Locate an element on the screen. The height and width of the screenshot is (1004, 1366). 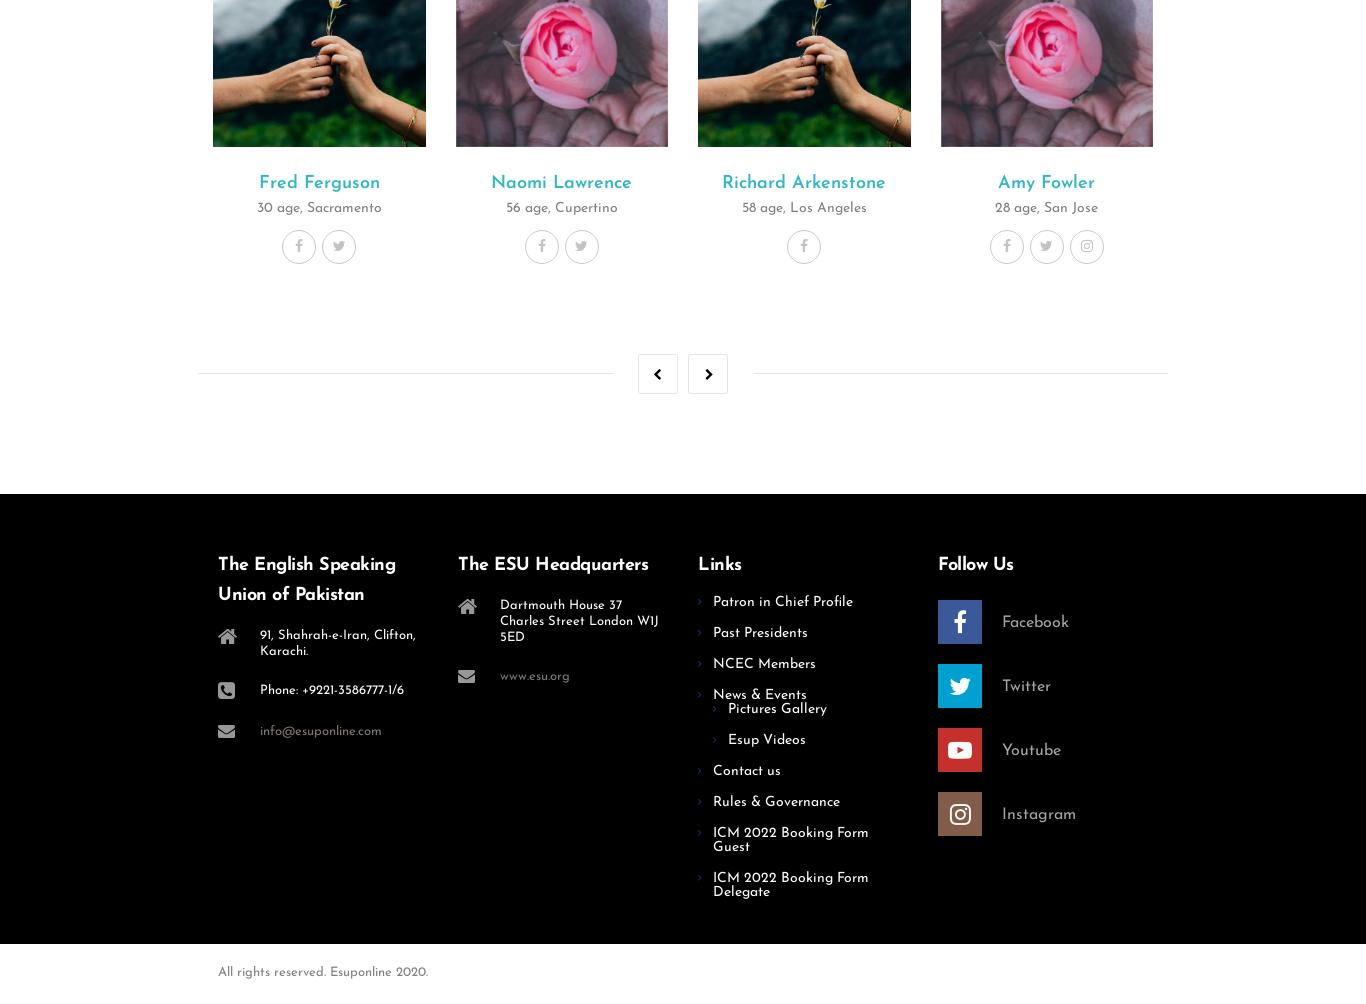
'Dartmouth House 37 Charles Street London W1J 5ED' is located at coordinates (578, 620).